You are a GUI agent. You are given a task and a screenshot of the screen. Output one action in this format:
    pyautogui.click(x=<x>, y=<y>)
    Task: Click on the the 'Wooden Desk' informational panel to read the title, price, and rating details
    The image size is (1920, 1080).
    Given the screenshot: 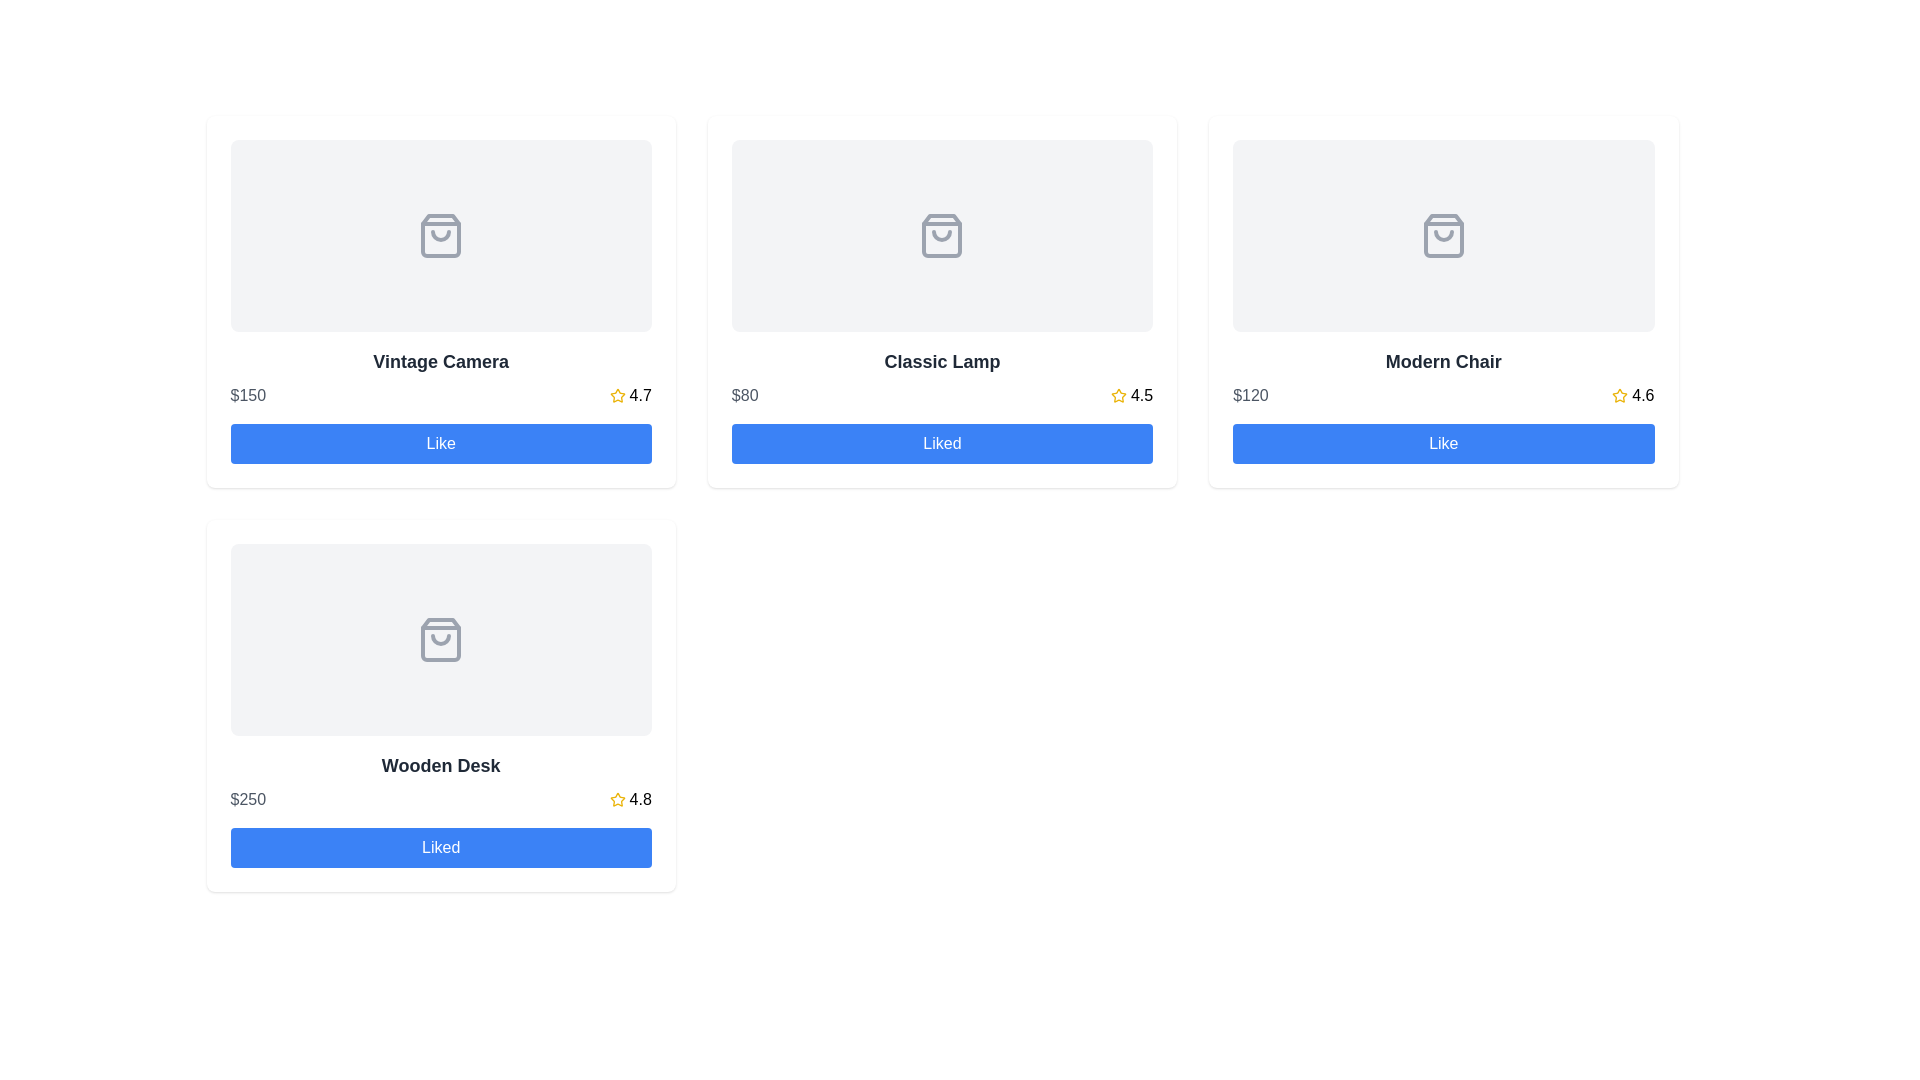 What is the action you would take?
    pyautogui.click(x=440, y=781)
    